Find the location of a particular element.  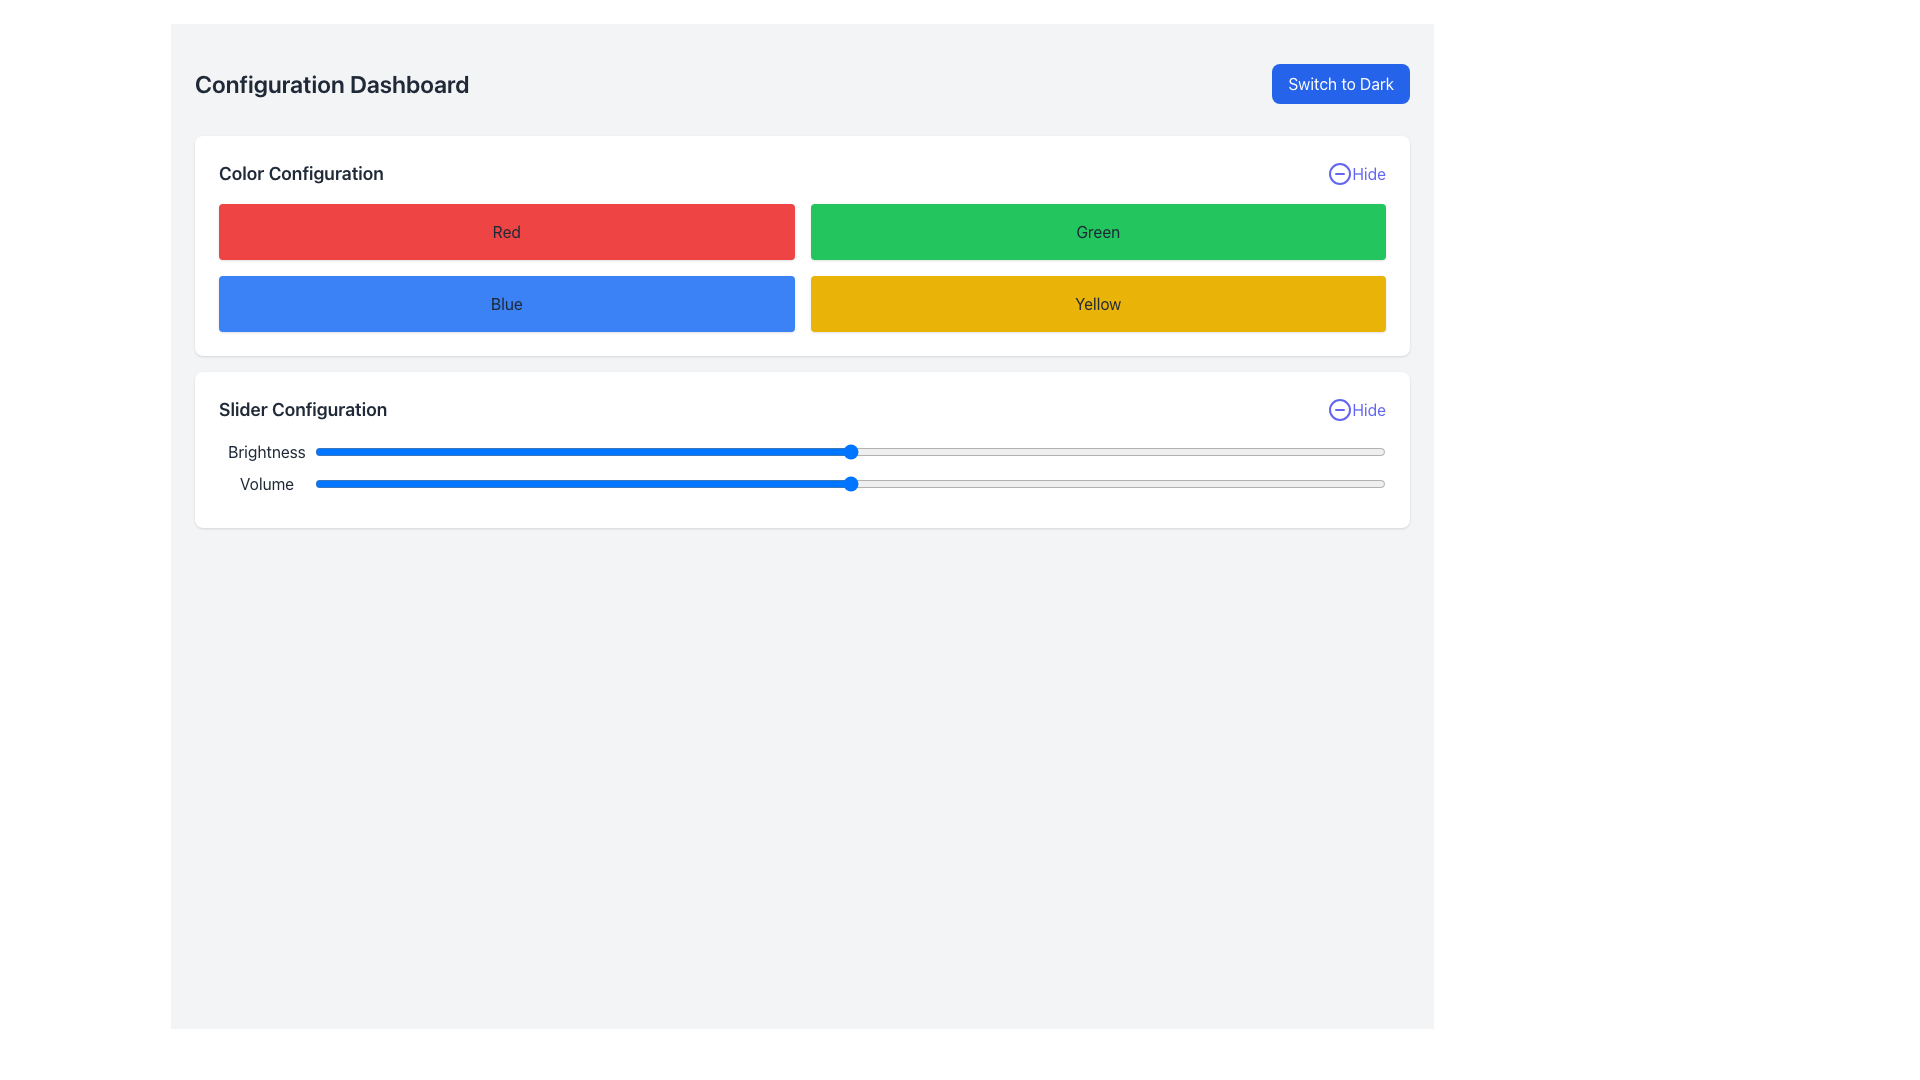

the slider value is located at coordinates (913, 483).